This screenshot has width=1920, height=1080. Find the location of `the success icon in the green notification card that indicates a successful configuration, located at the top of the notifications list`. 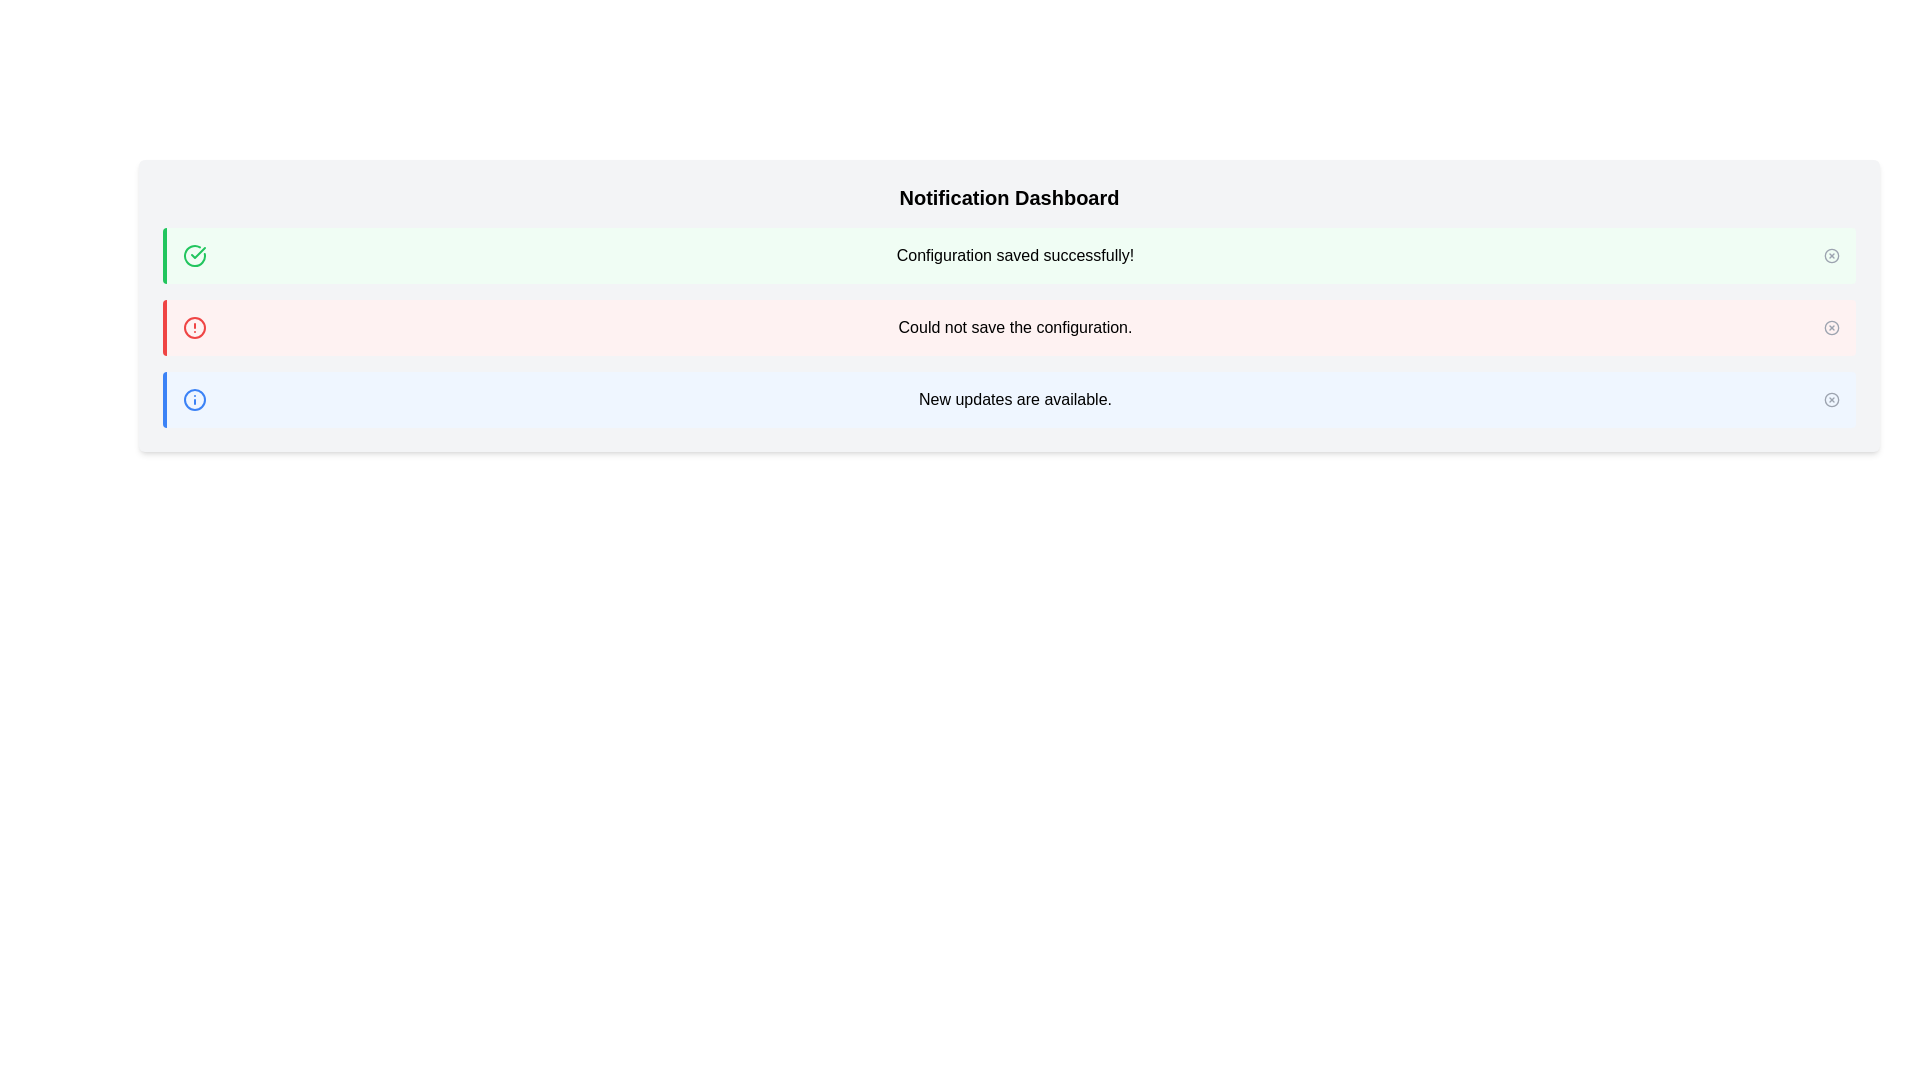

the success icon in the green notification card that indicates a successful configuration, located at the top of the notifications list is located at coordinates (195, 254).